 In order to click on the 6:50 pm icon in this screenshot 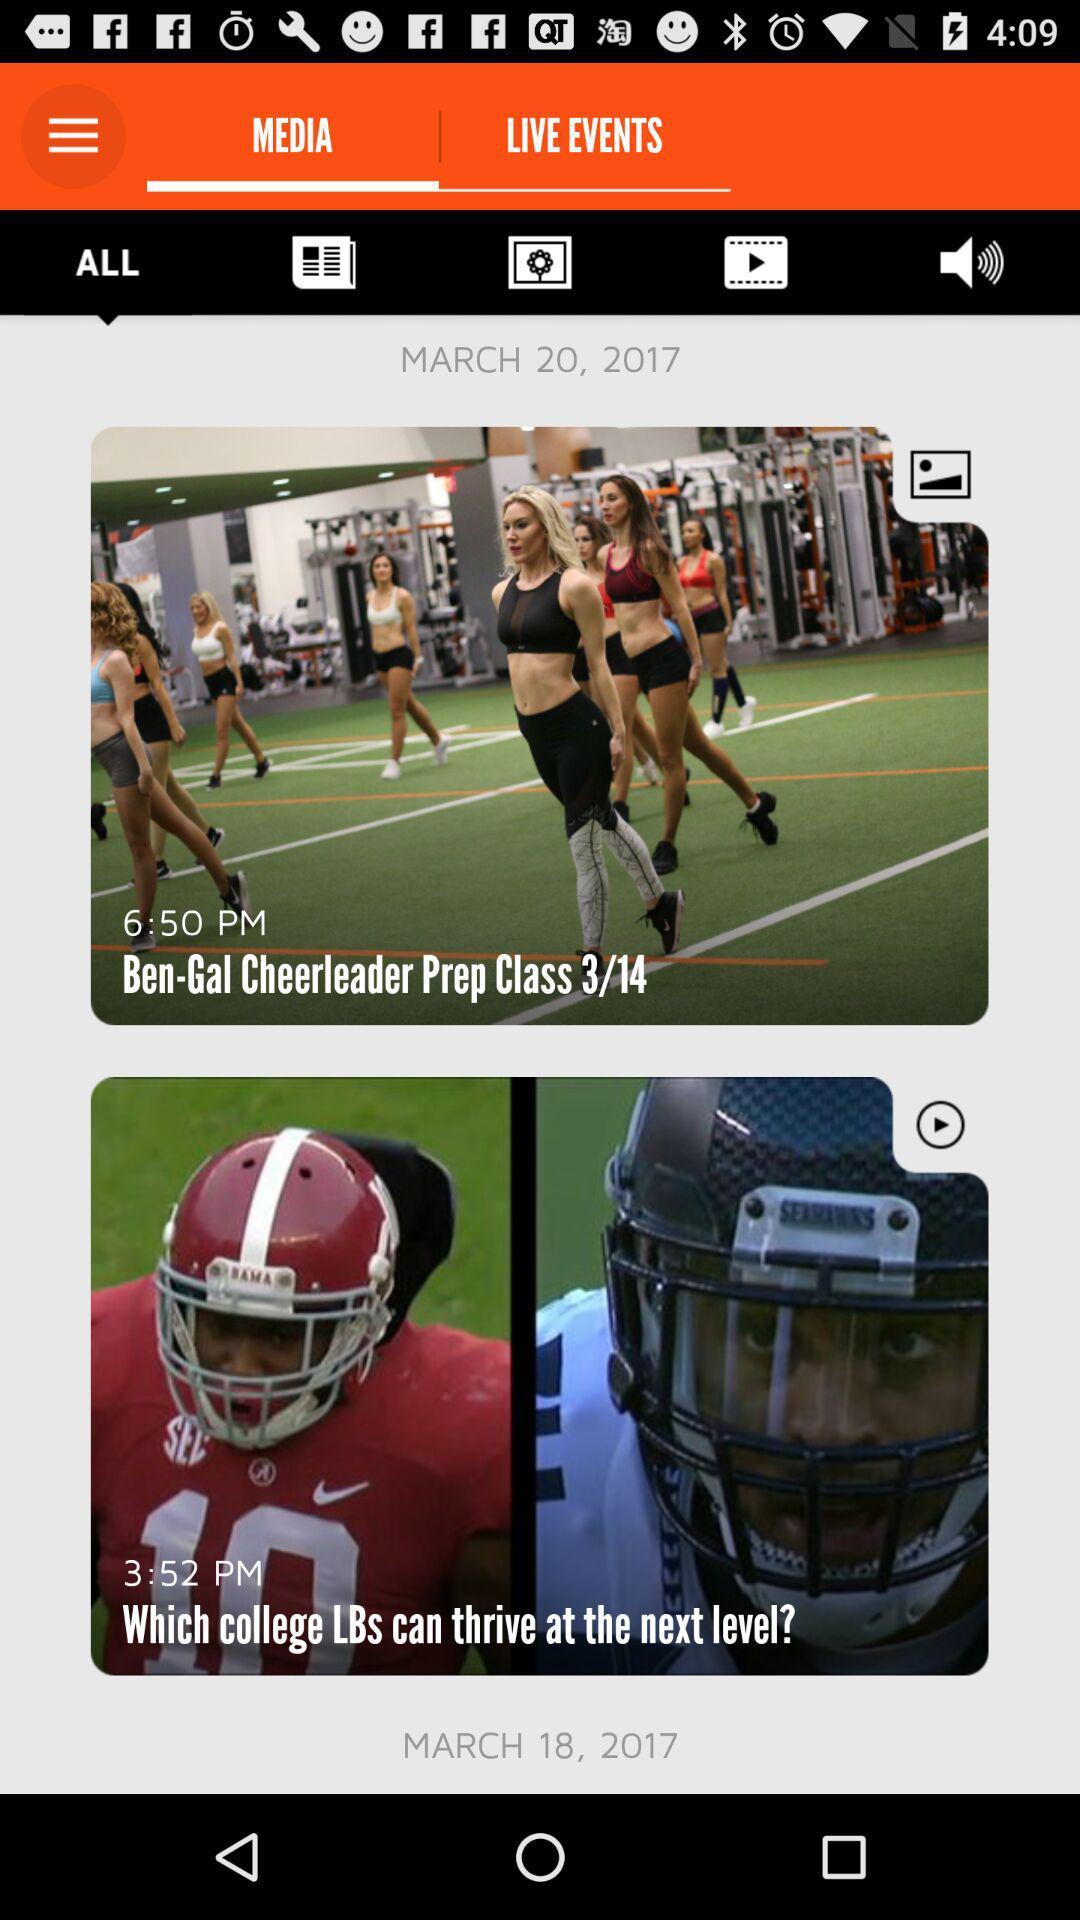, I will do `click(195, 920)`.